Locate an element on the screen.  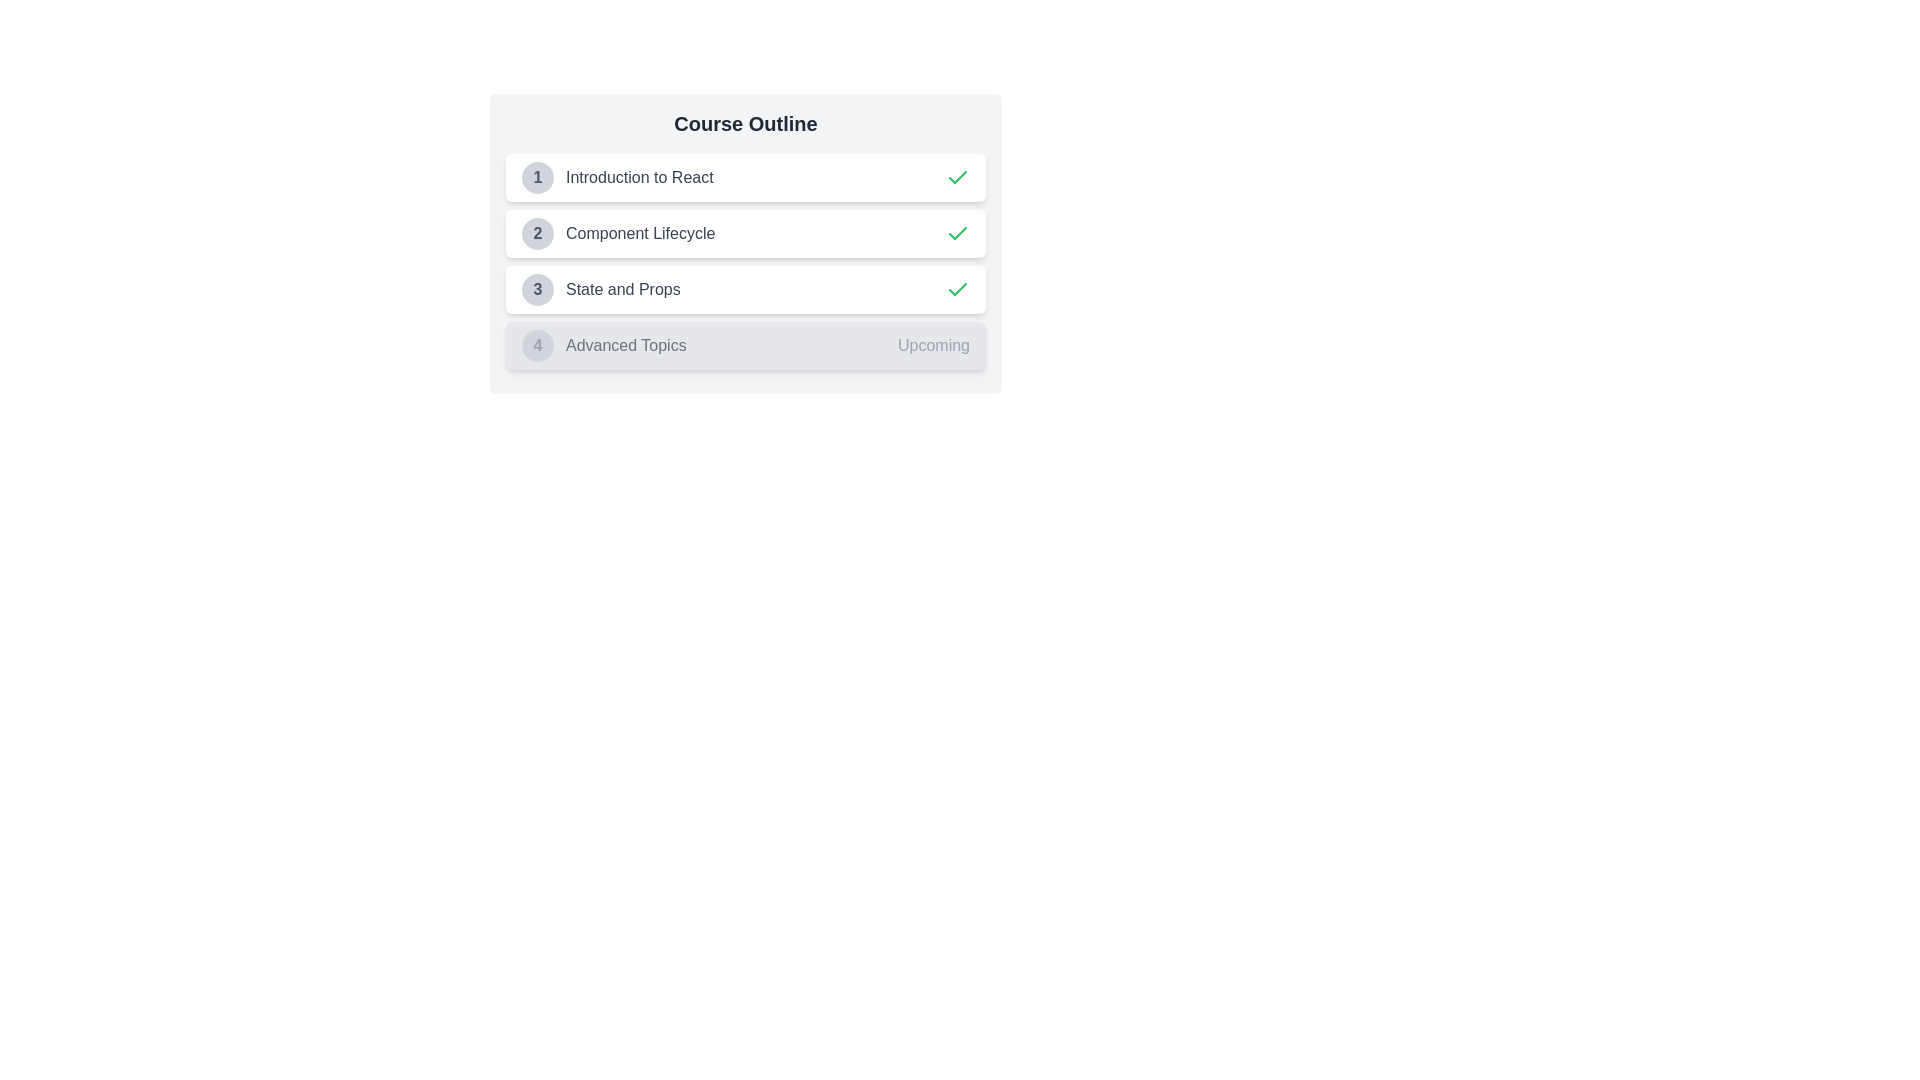
the text label displaying 'Advanced Topics', which is part of the course outline list and aligned with the numeral '4' is located at coordinates (625, 345).